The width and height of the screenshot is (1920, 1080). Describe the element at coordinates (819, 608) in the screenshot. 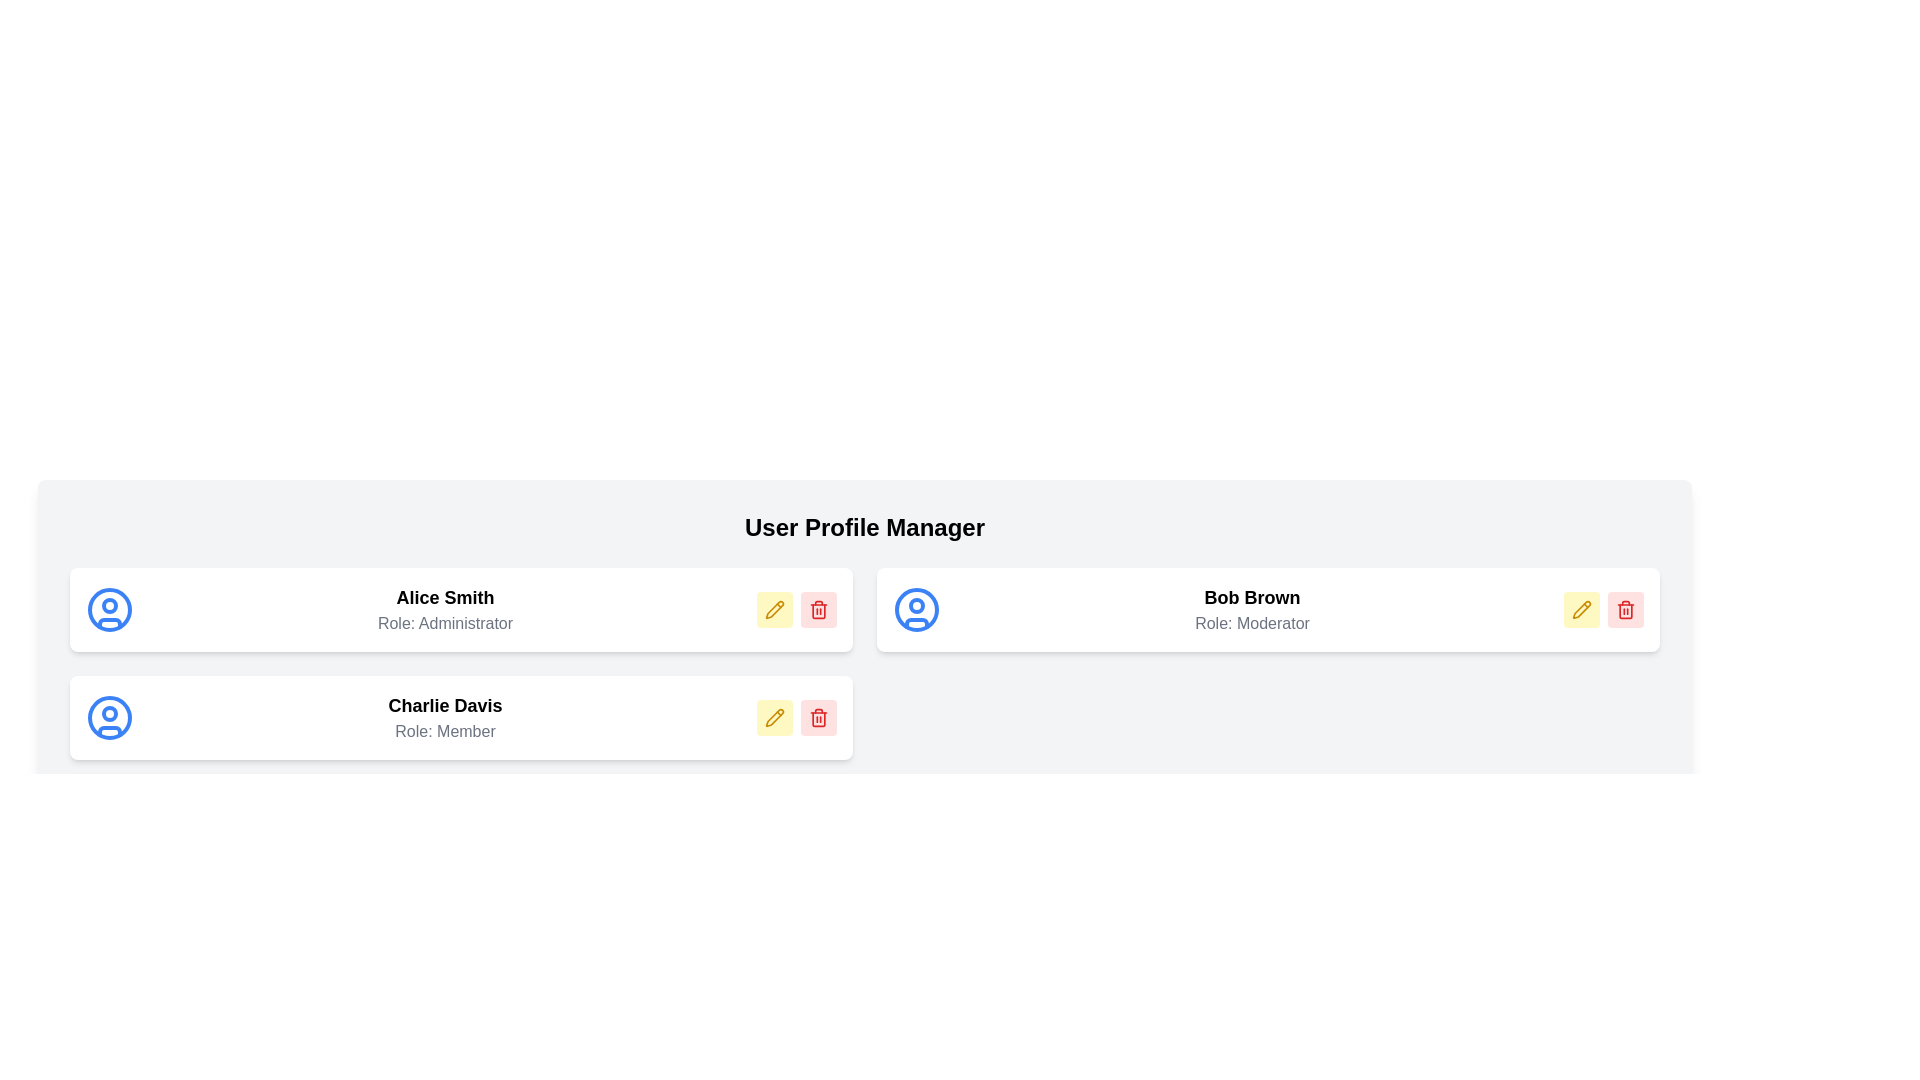

I see `the delete button located in the rightmost part of the button group within a user profile card to initiate a deletion` at that location.